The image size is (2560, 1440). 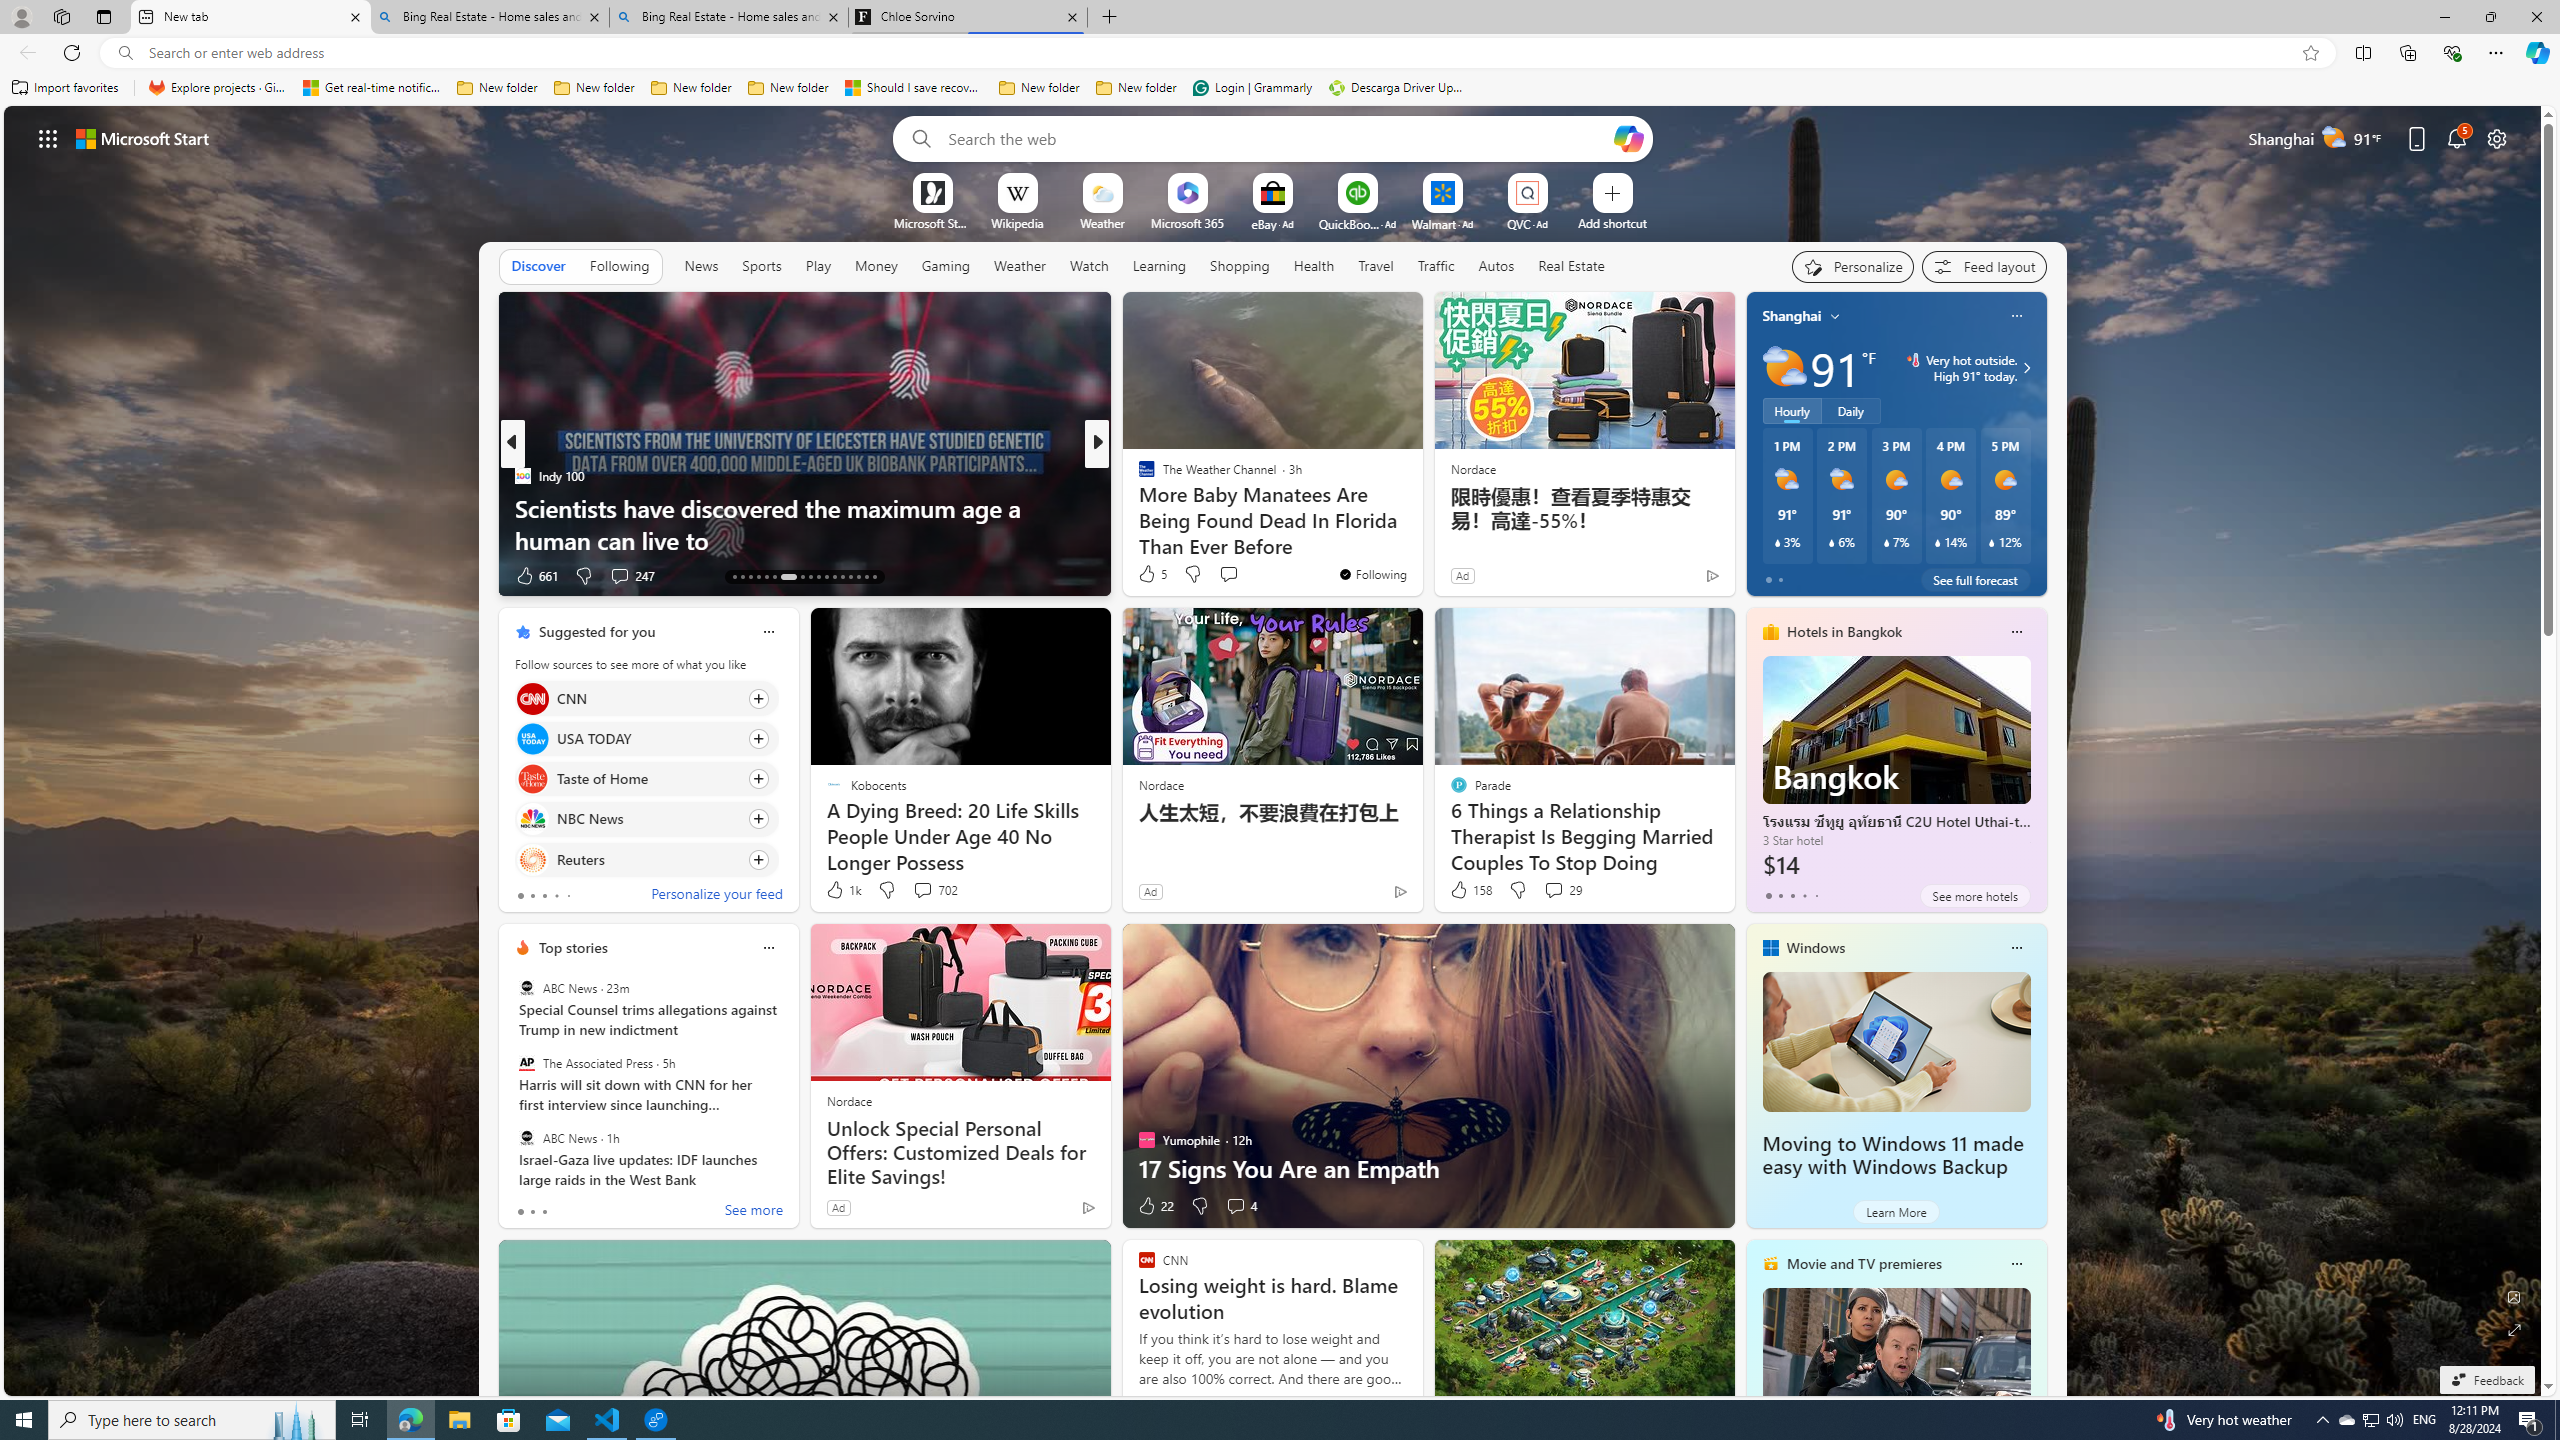 I want to click on 'View comments 19 Comment', so click(x=1235, y=574).